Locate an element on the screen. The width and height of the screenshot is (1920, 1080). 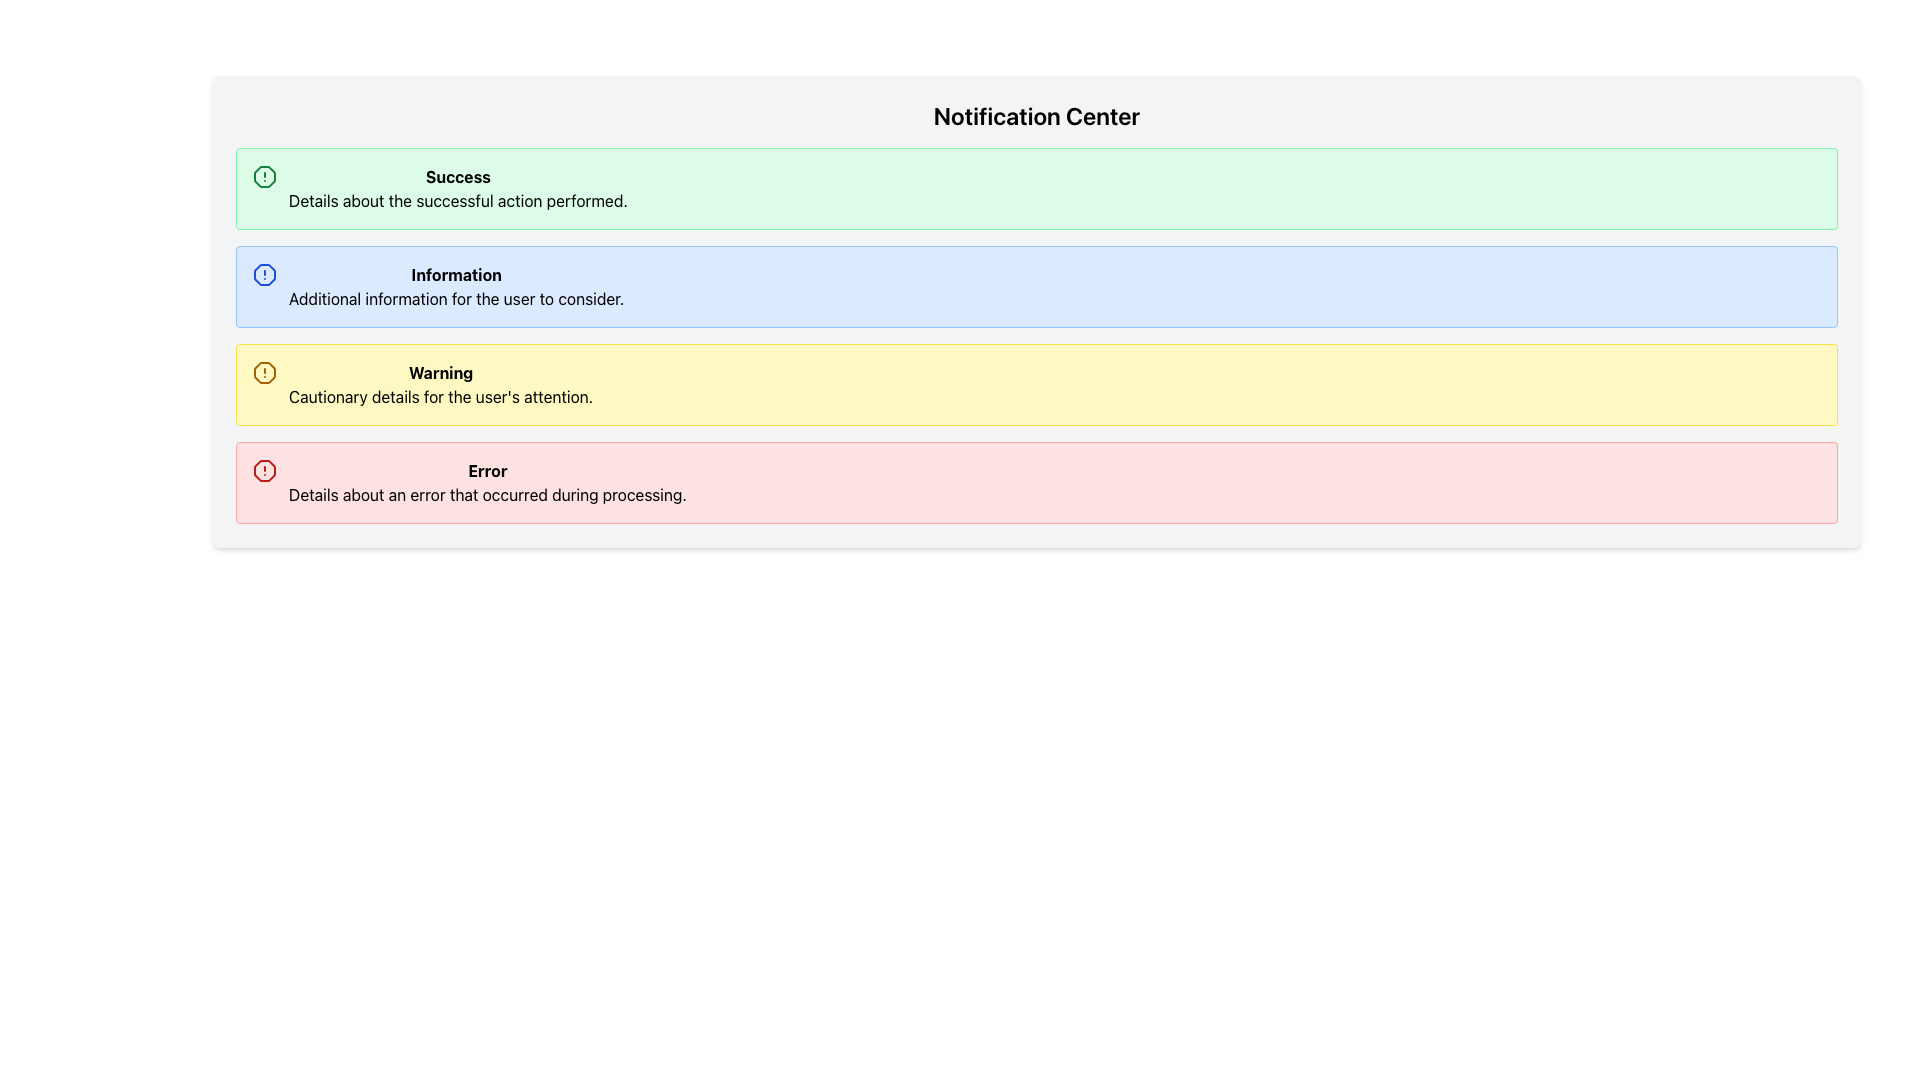
the high-priority error icon located in the top-left corner of the 'Error' notification box is located at coordinates (263, 470).